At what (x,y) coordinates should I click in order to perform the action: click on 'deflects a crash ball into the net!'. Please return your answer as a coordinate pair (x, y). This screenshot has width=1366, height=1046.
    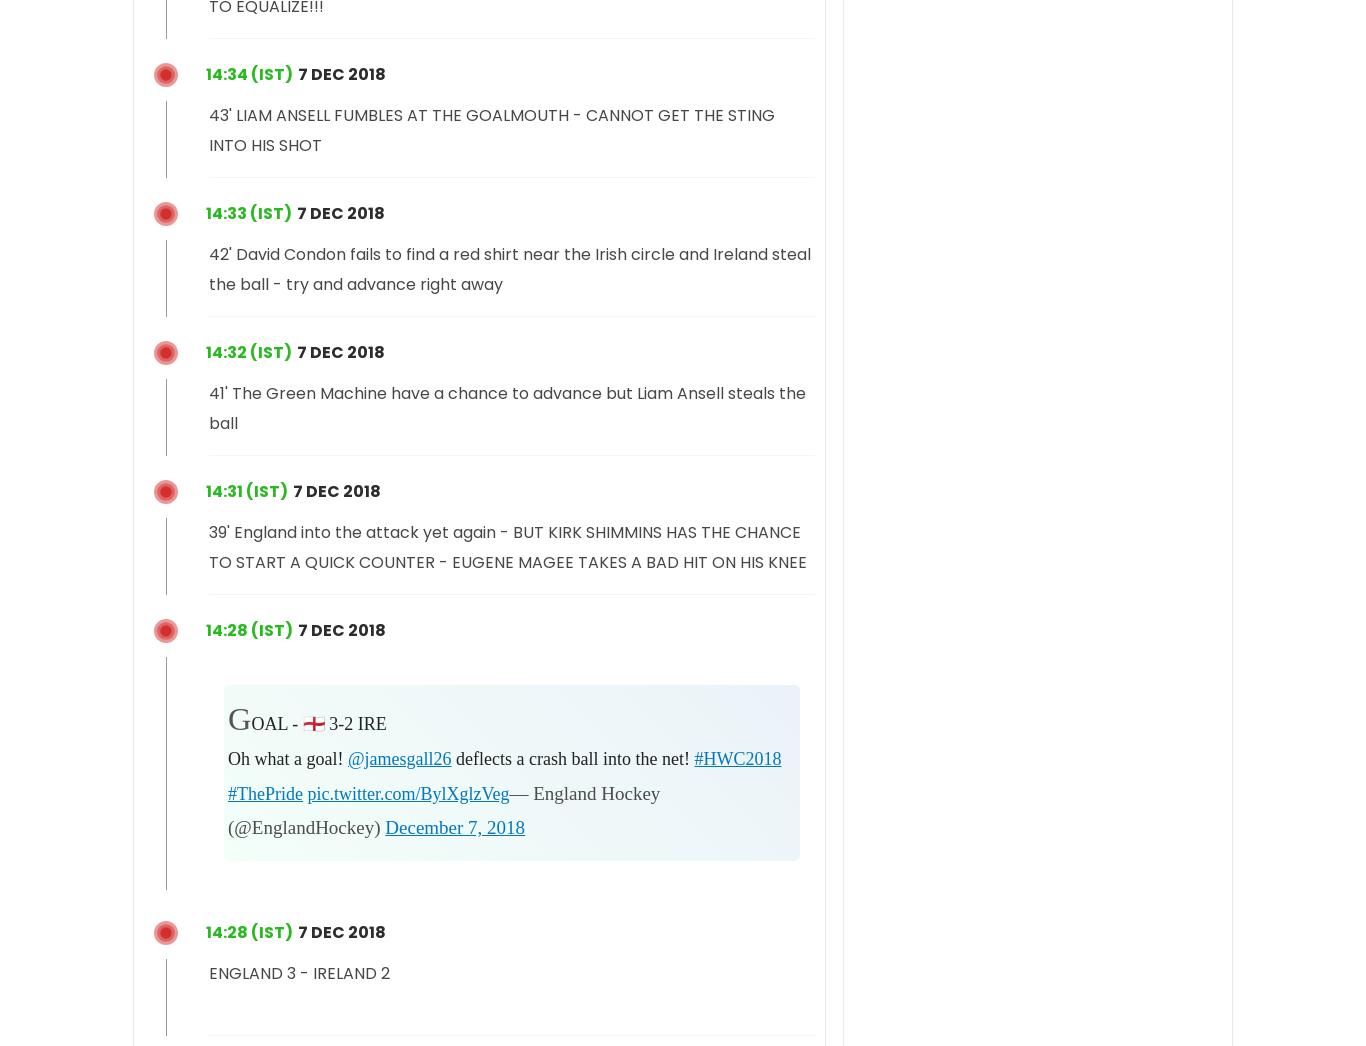
    Looking at the image, I should click on (571, 757).